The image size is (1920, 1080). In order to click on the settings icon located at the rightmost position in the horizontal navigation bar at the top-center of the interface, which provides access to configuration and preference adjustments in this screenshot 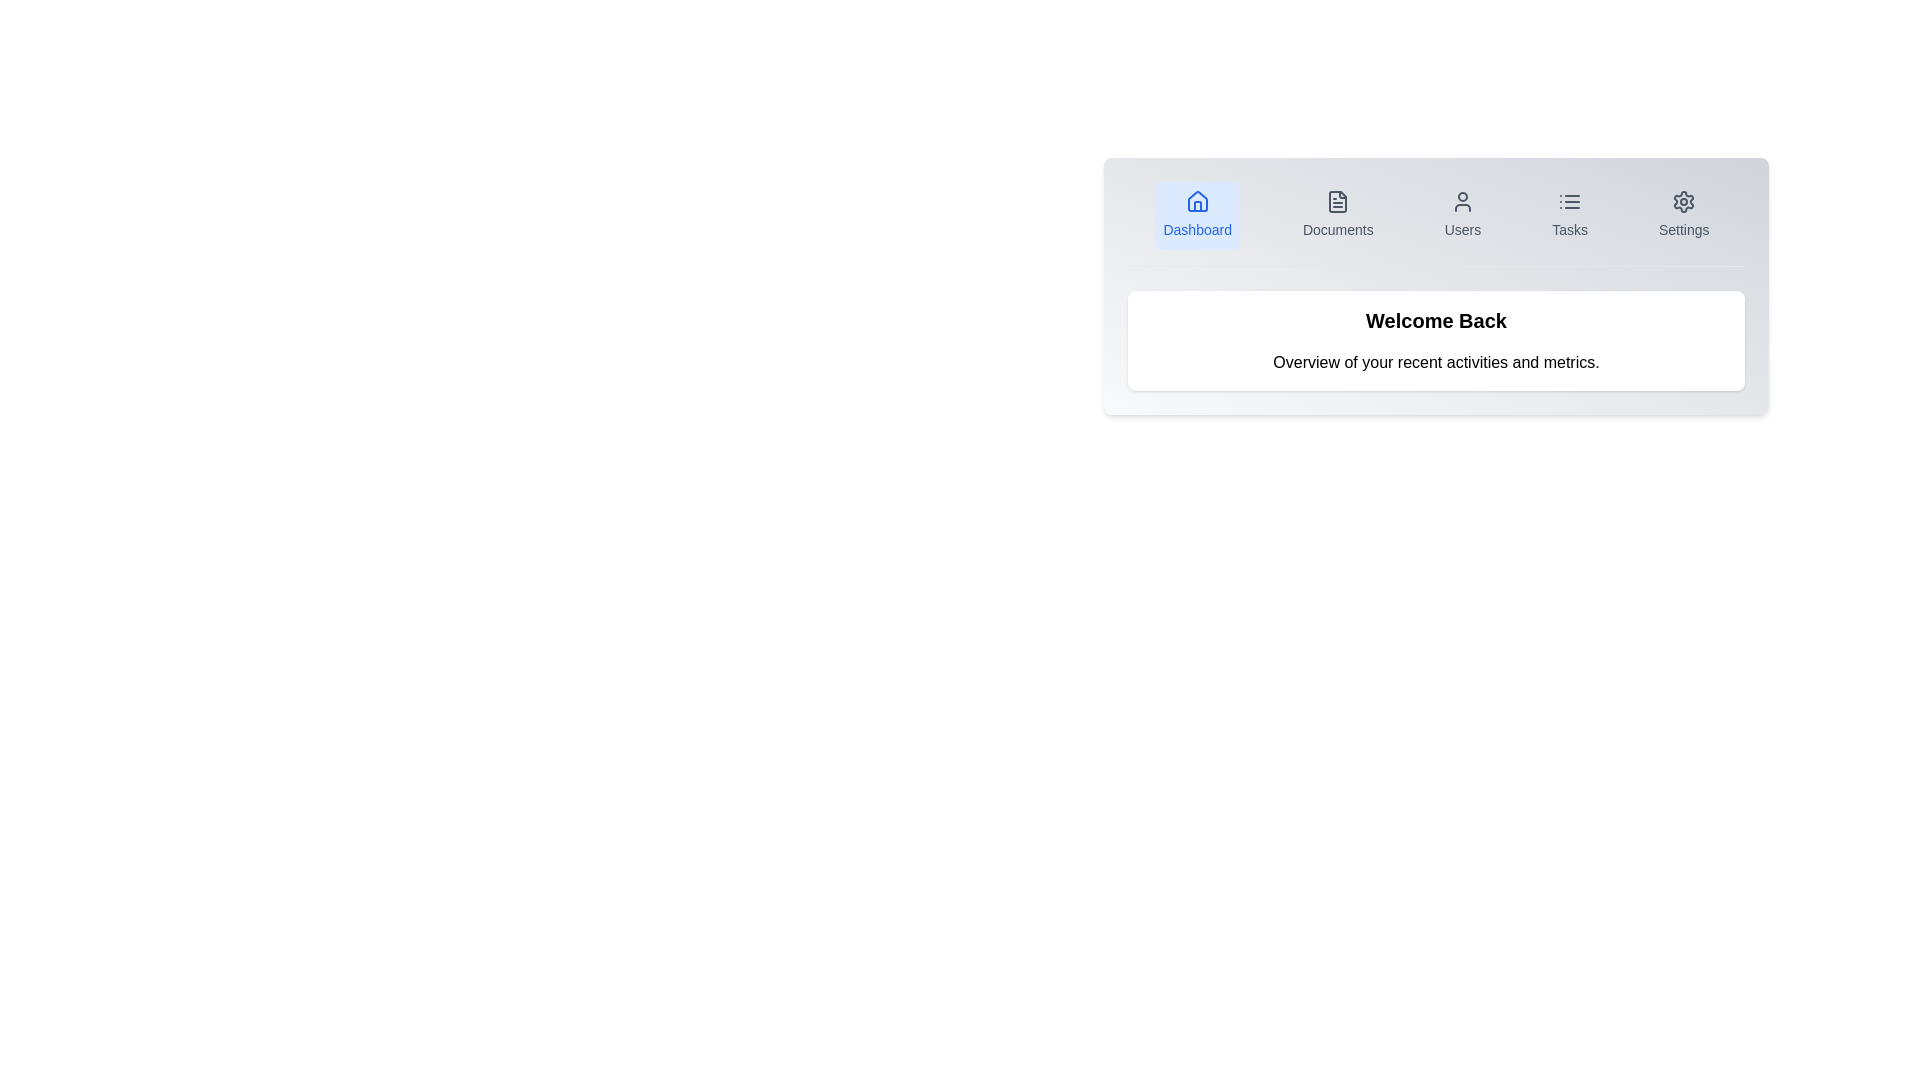, I will do `click(1683, 201)`.